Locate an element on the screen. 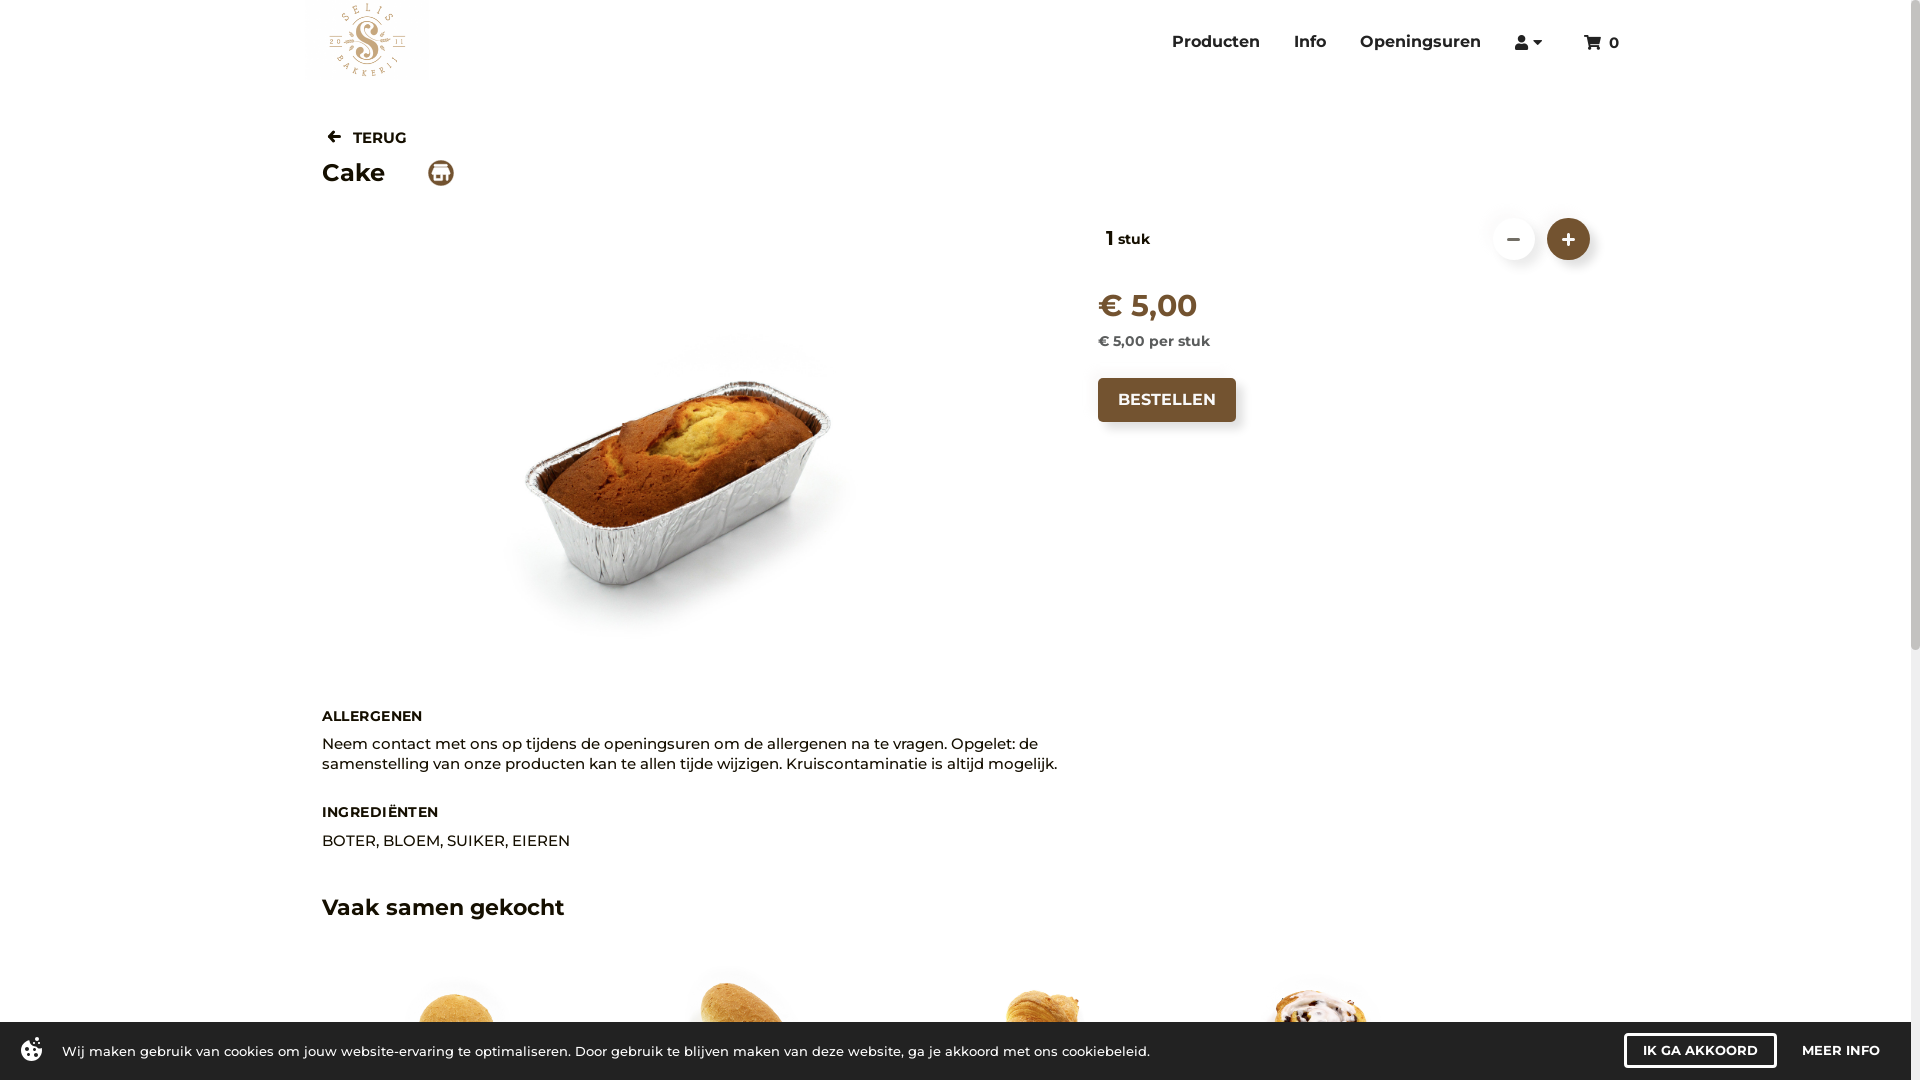  'I AGREE' is located at coordinates (1736, 1049).